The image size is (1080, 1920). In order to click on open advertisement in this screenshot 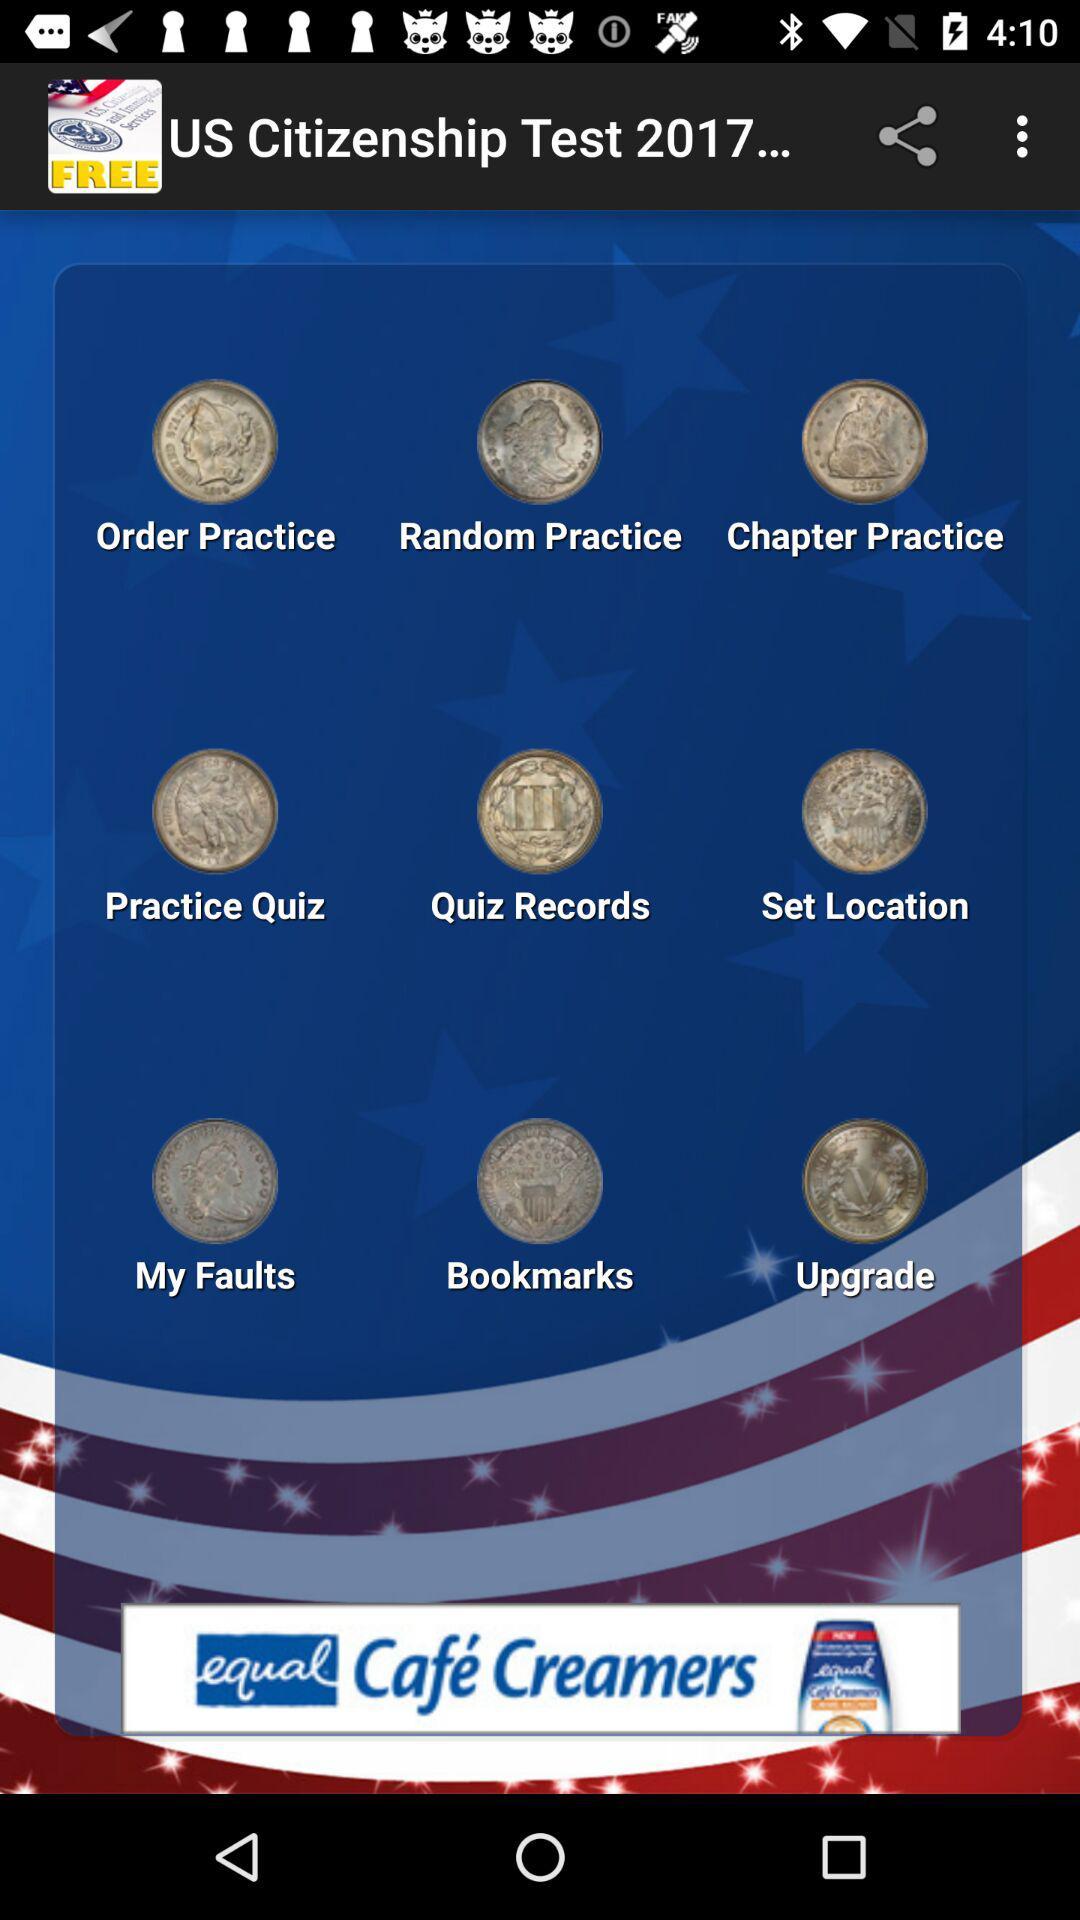, I will do `click(540, 1668)`.